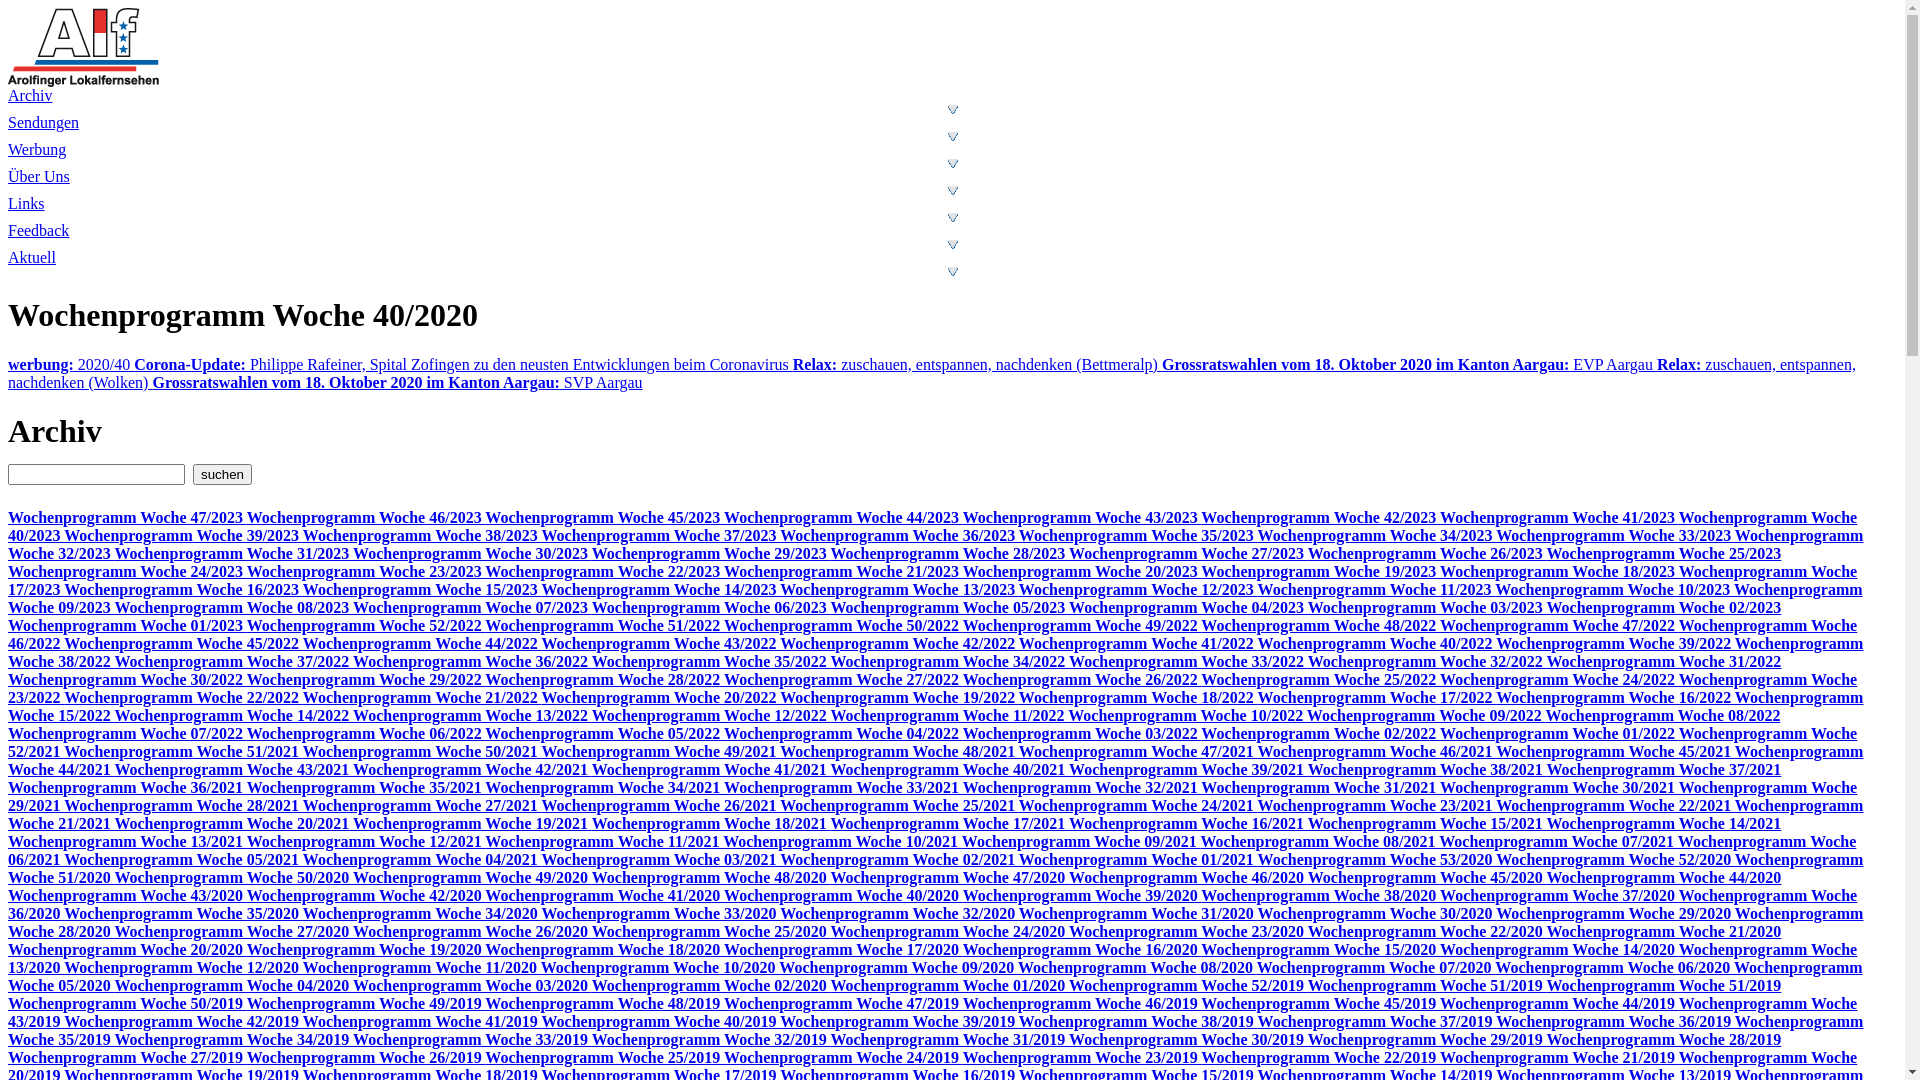 This screenshot has height=1080, width=1920. I want to click on 'Wochenprogramm Woche 20/2020', so click(126, 948).